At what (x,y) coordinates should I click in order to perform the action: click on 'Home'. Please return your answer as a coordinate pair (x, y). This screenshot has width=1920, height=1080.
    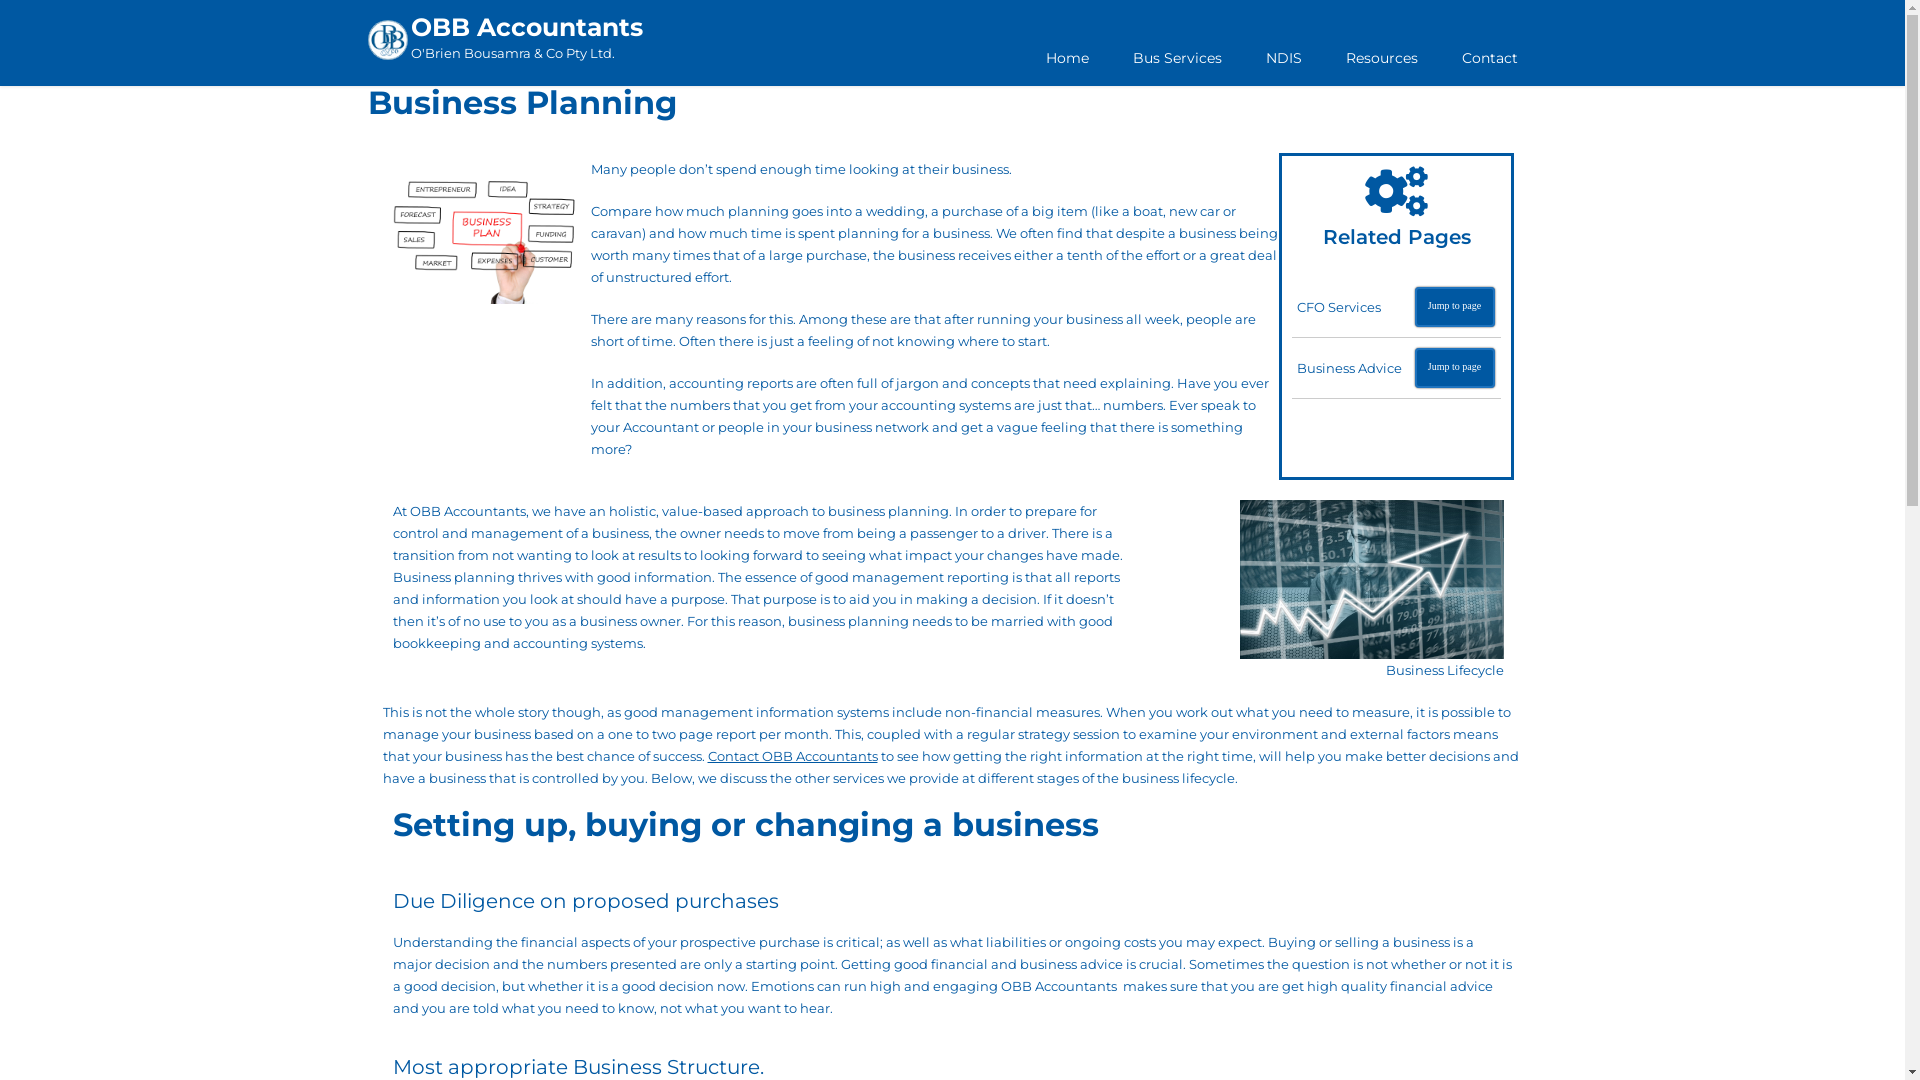
    Looking at the image, I should click on (1066, 56).